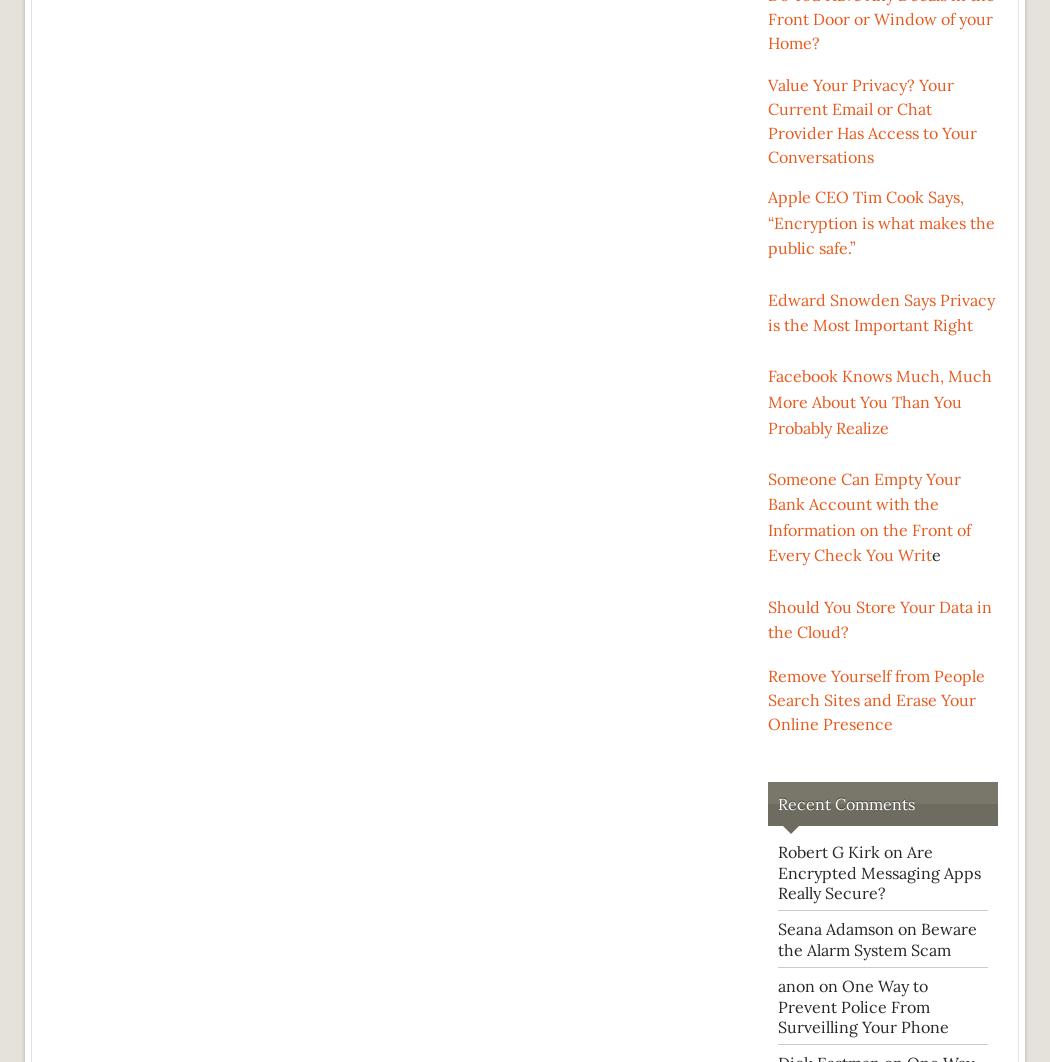  Describe the element at coordinates (878, 871) in the screenshot. I see `'Are Encrypted Messaging Apps Really Secure?'` at that location.